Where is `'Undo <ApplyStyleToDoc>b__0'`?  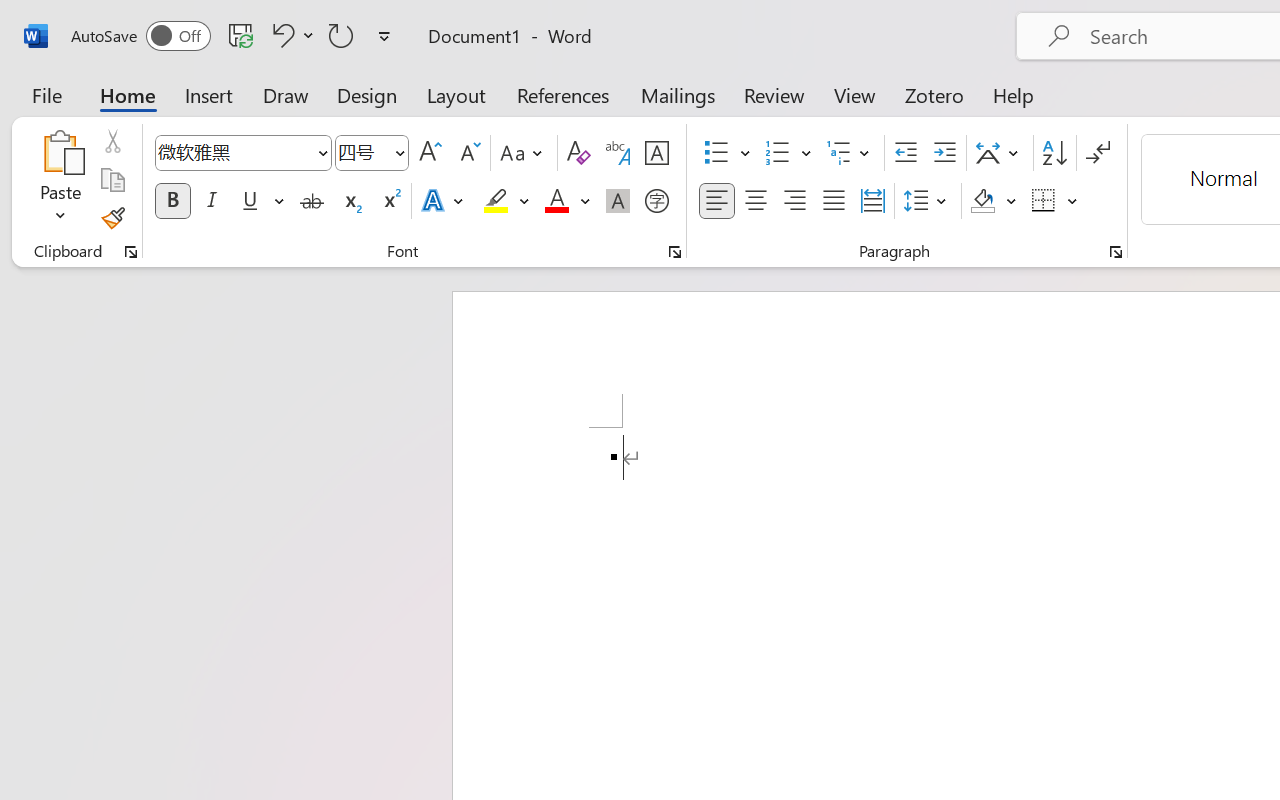 'Undo <ApplyStyleToDoc>b__0' is located at coordinates (289, 34).